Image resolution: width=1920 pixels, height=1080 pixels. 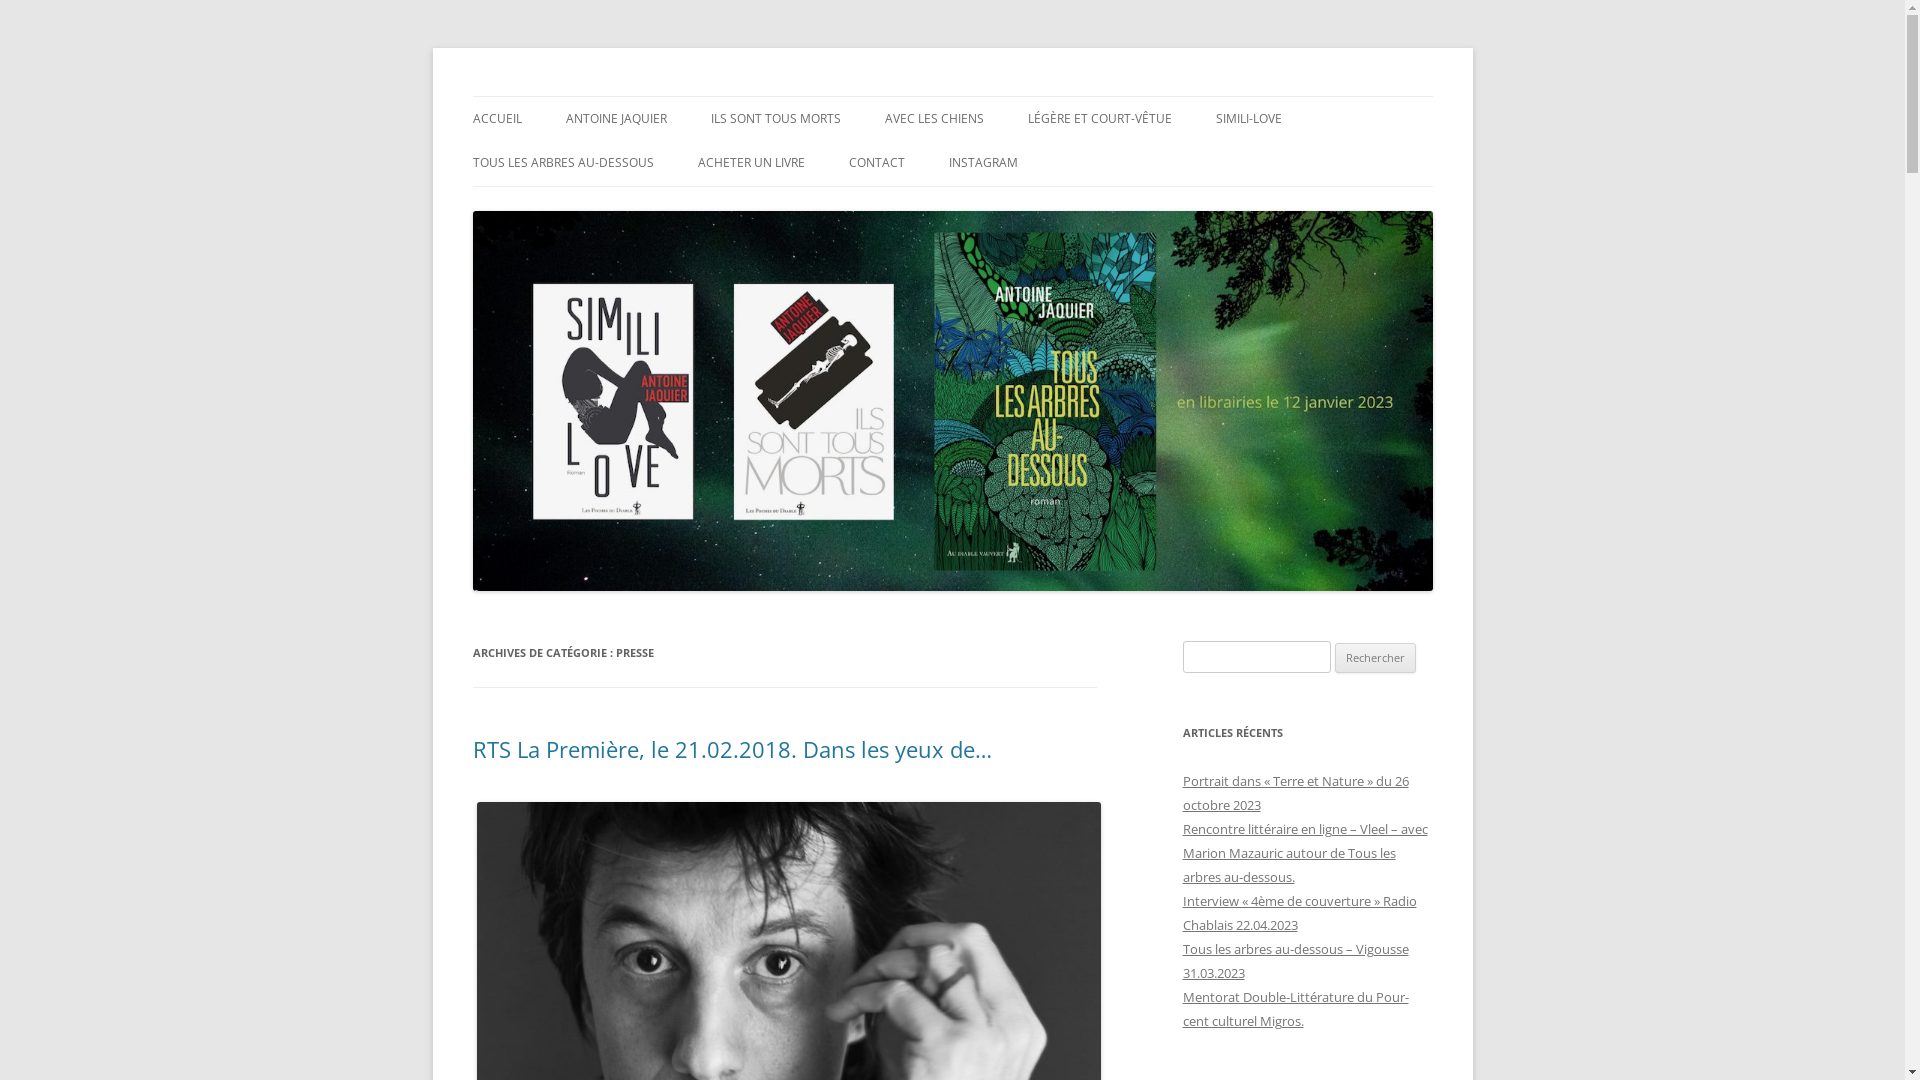 I want to click on 'TOUS LES ARBRES AU-DESSOUS', so click(x=470, y=161).